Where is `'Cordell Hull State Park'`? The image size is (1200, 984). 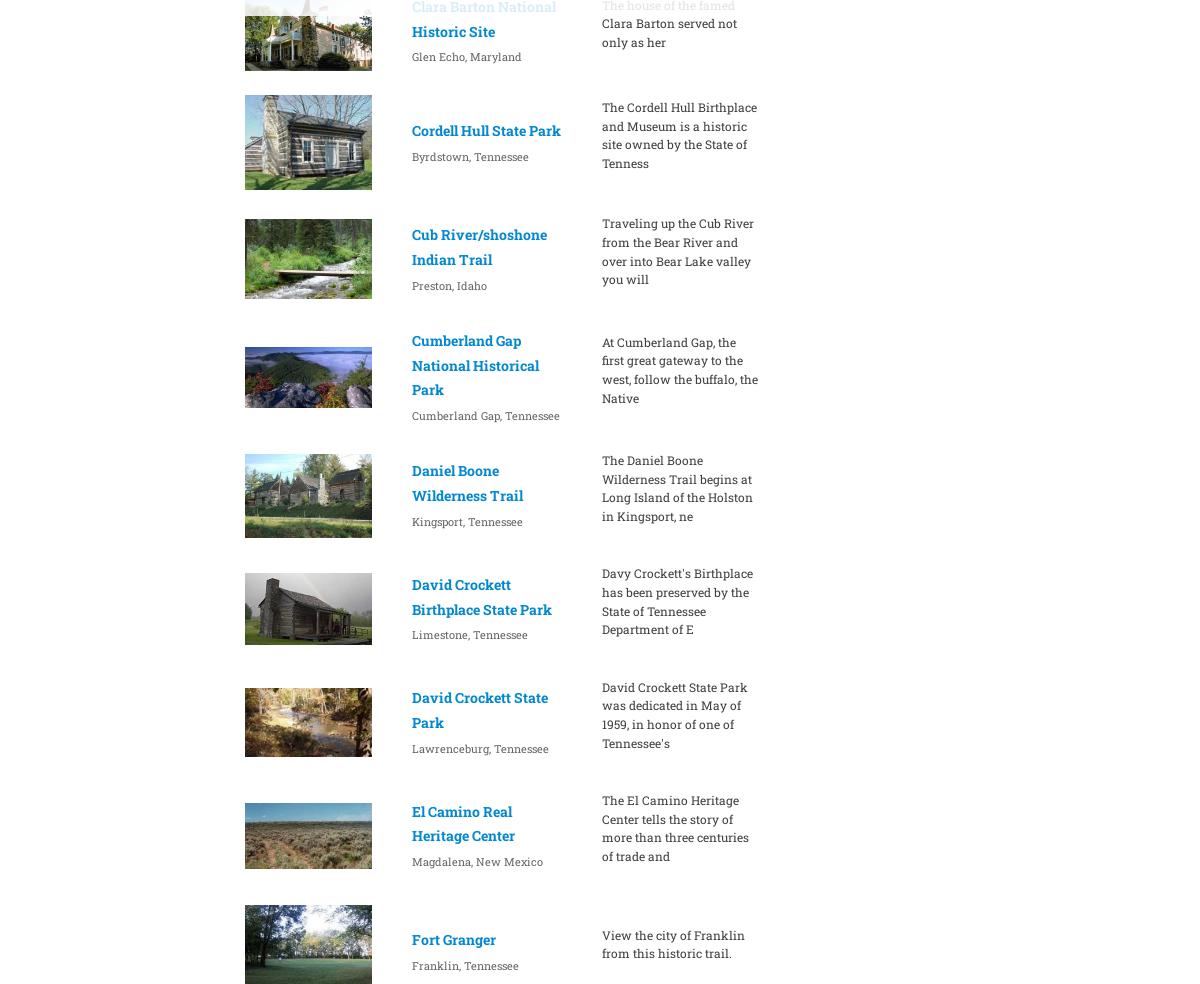 'Cordell Hull State Park' is located at coordinates (484, 129).